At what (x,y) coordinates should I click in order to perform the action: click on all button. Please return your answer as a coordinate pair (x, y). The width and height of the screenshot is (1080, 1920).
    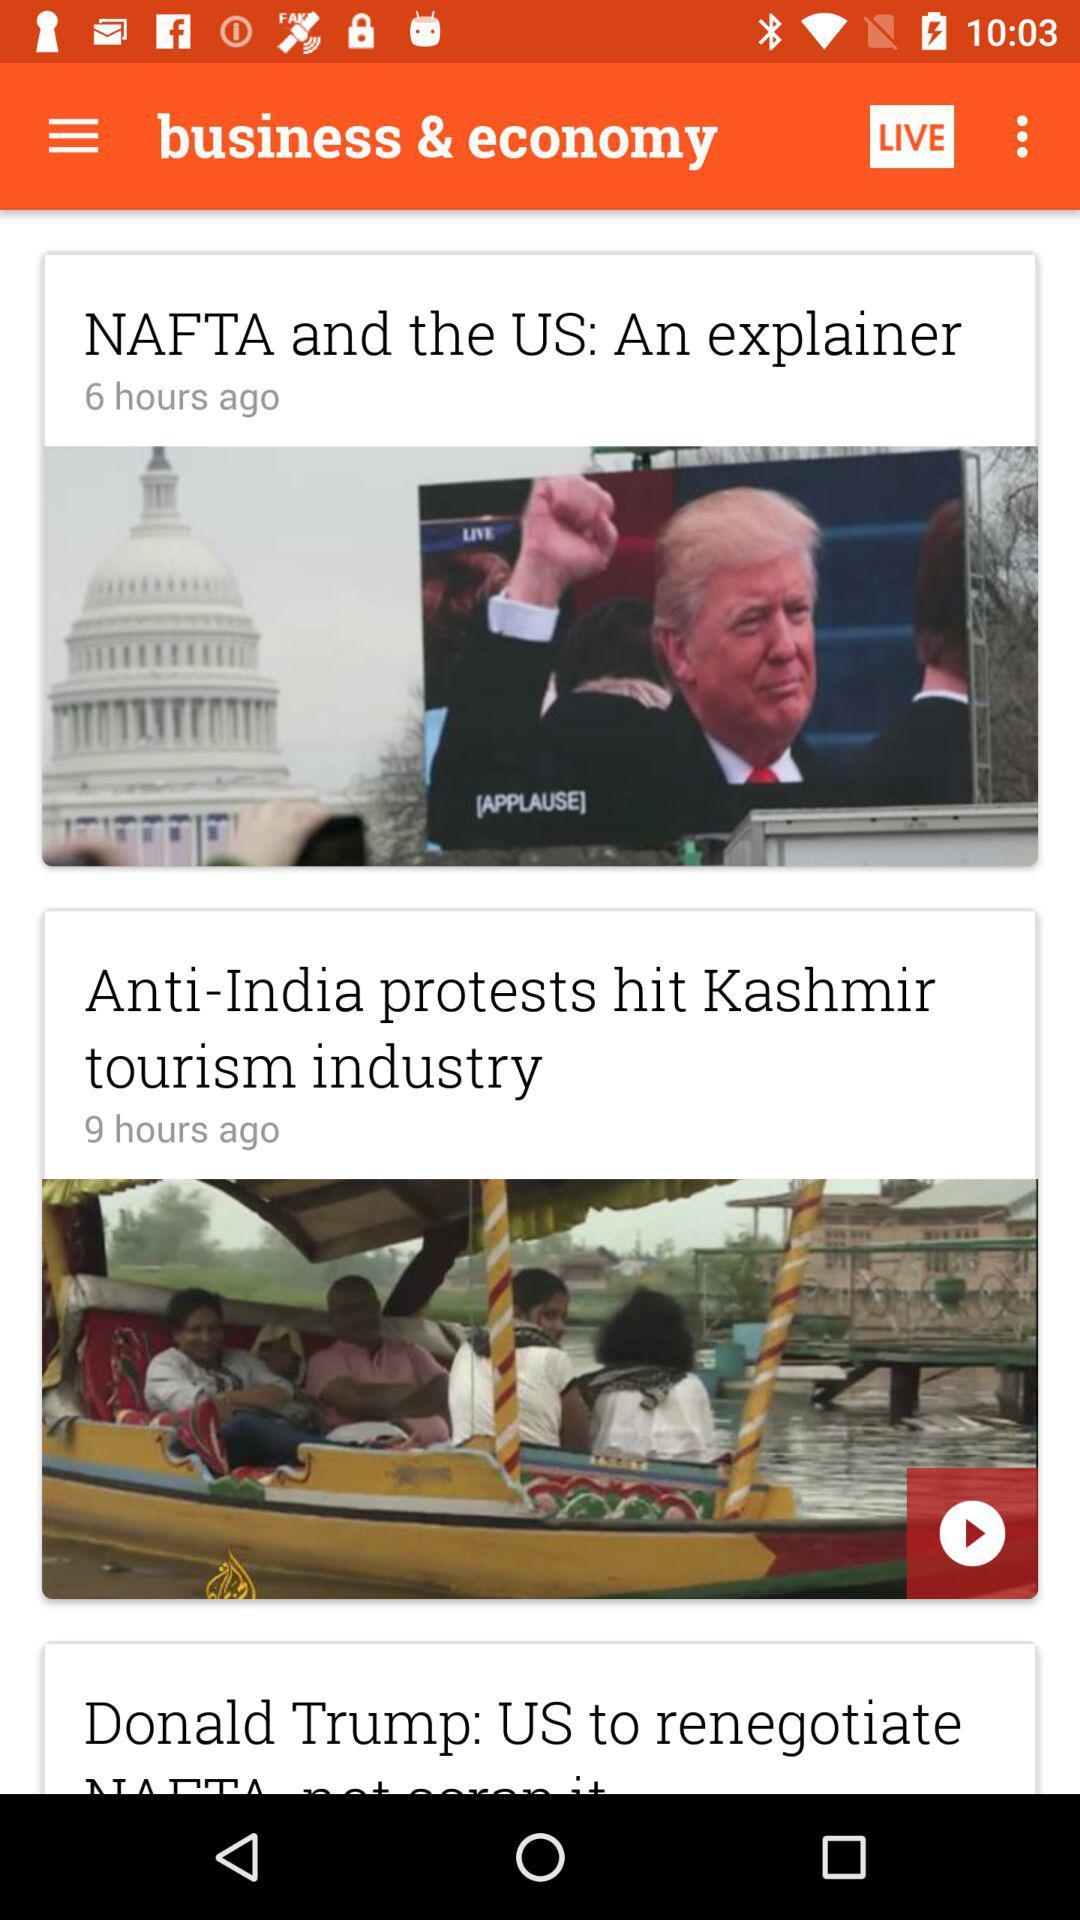
    Looking at the image, I should click on (72, 135).